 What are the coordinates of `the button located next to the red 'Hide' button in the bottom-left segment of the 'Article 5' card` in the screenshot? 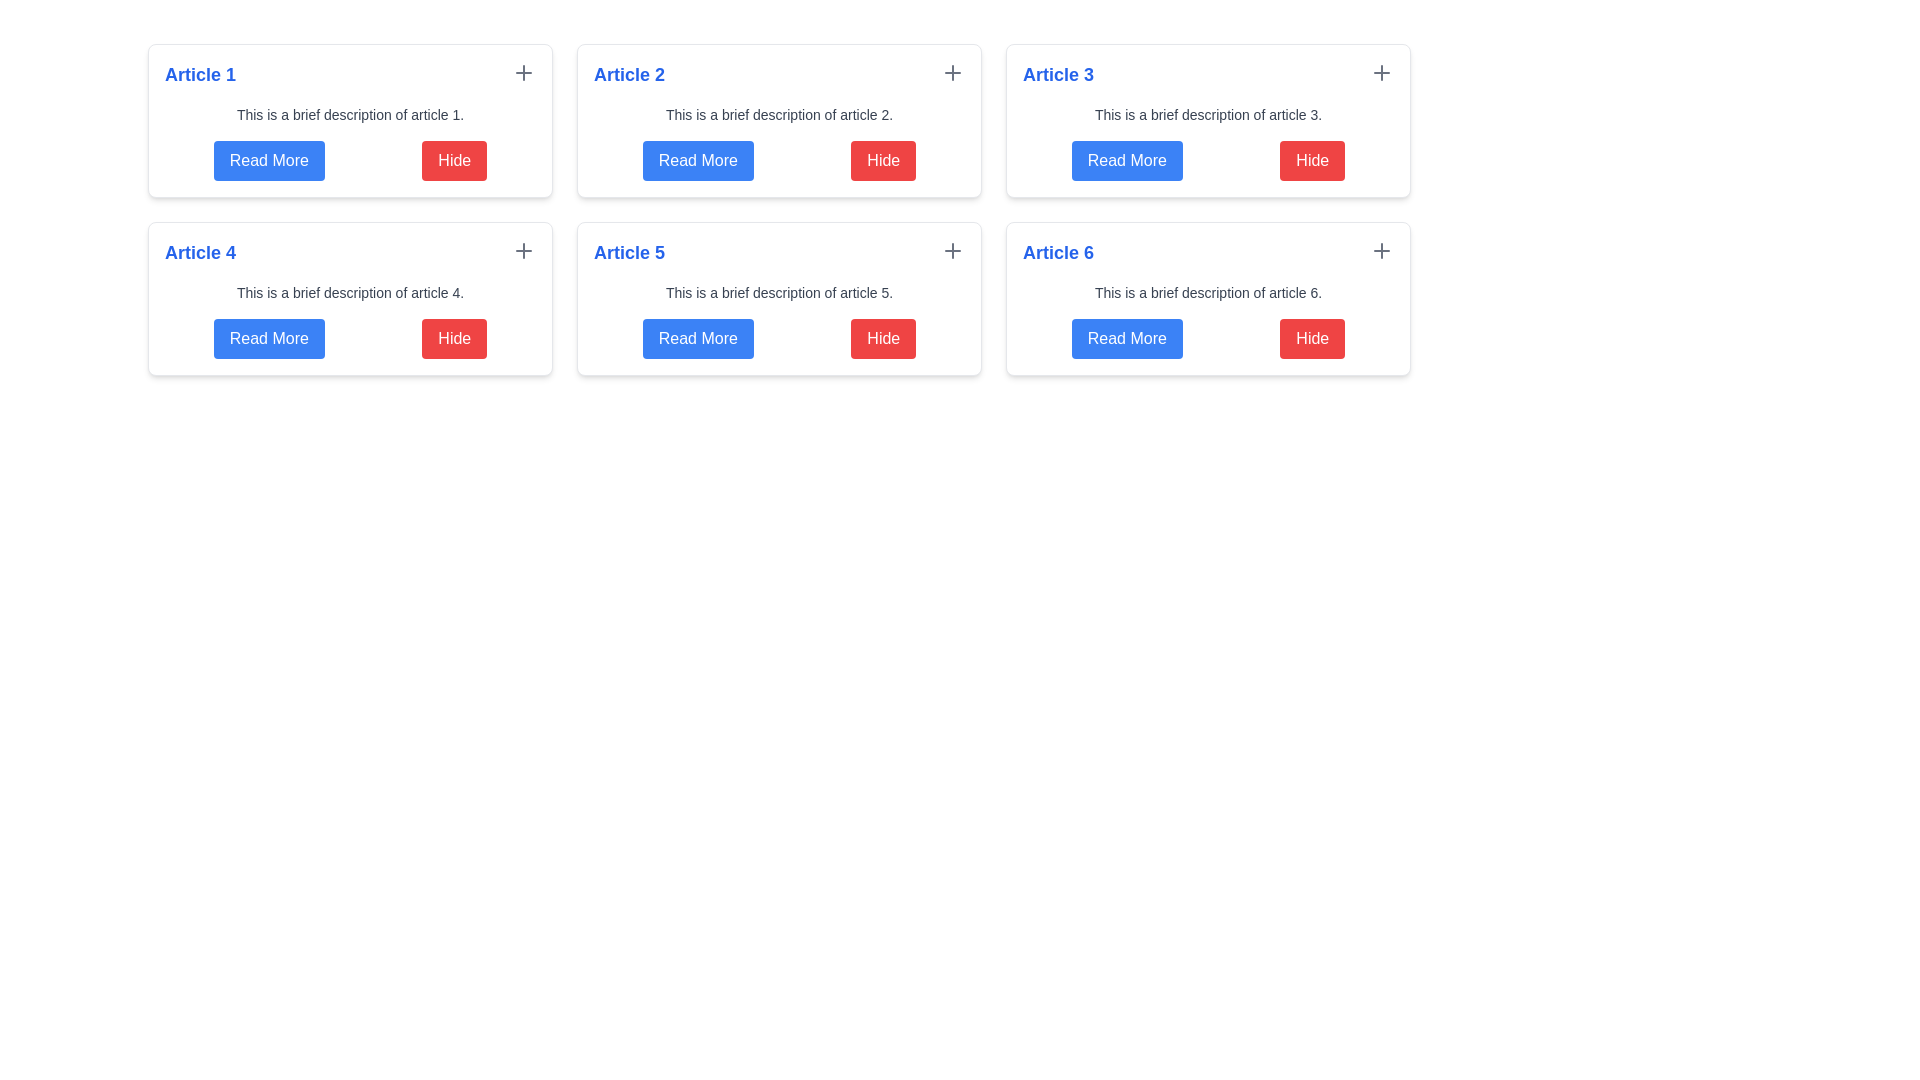 It's located at (698, 338).